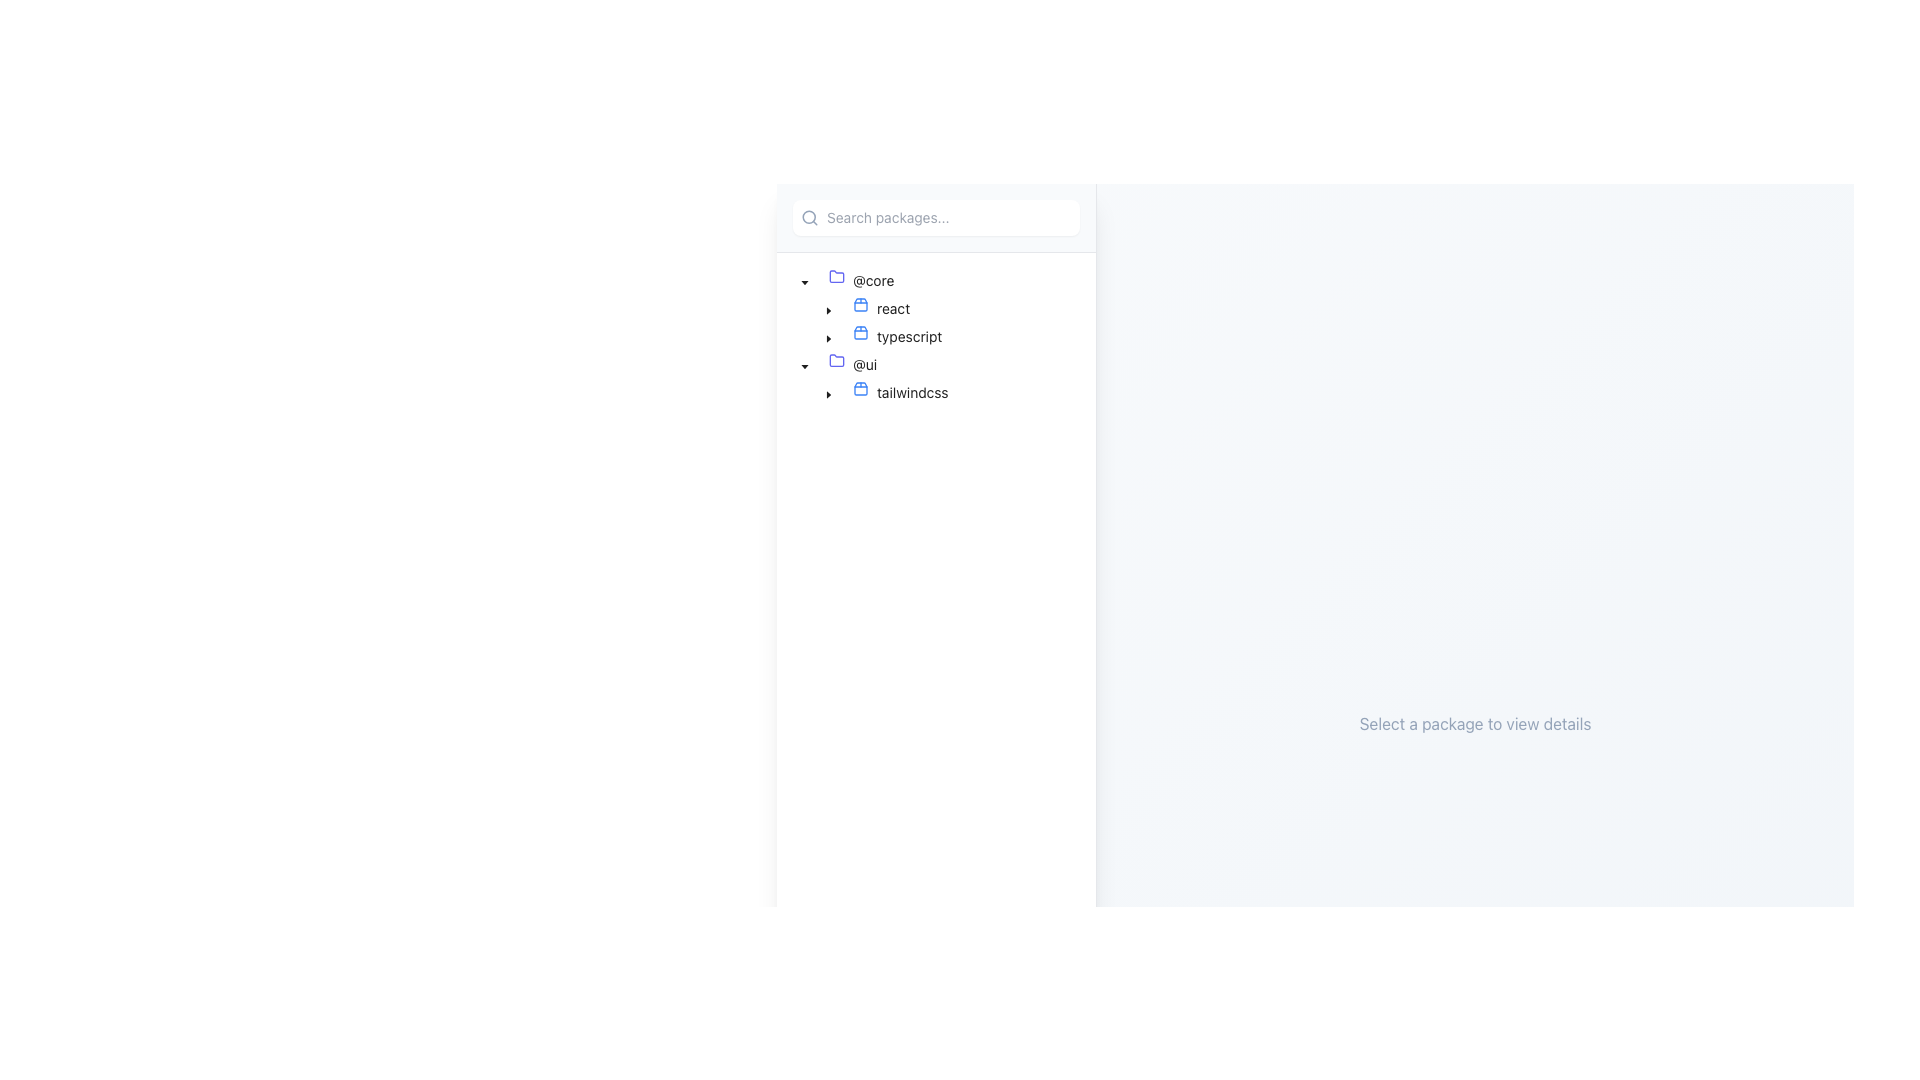 This screenshot has width=1920, height=1080. I want to click on the blue package icon located next to the 'tailwindcss' text label, so click(864, 393).